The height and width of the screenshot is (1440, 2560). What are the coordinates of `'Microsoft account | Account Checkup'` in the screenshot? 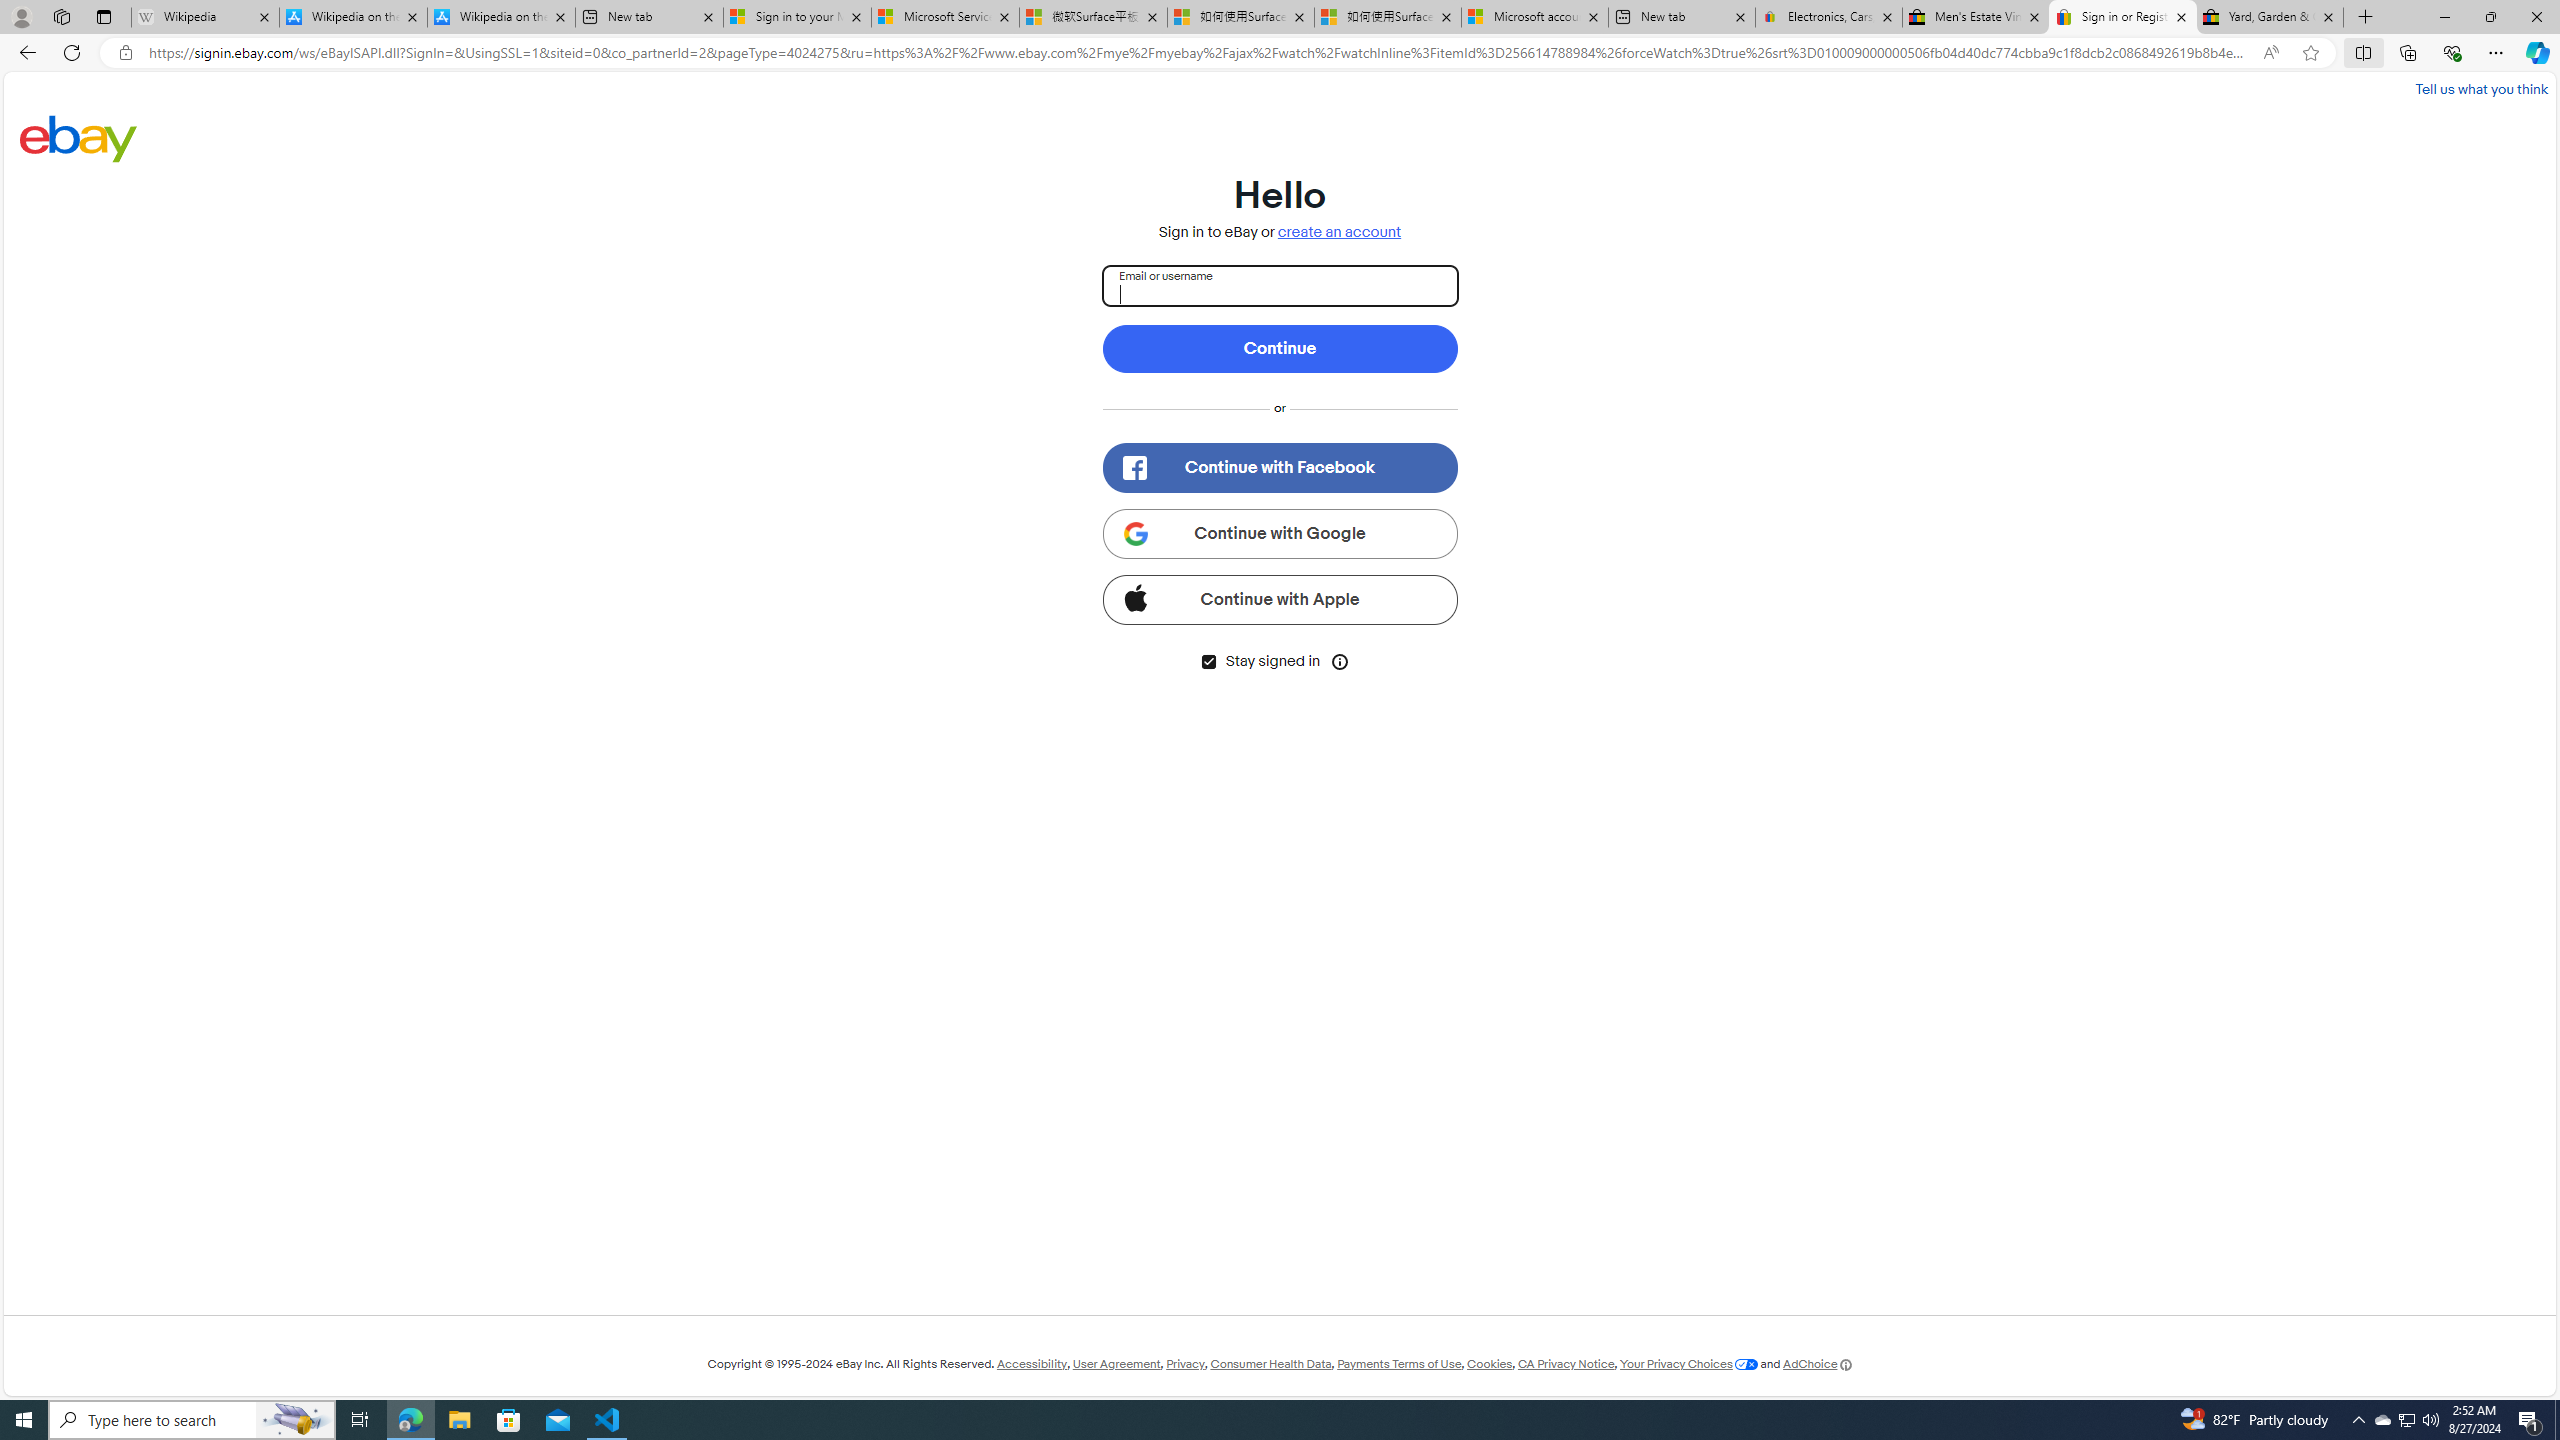 It's located at (1536, 16).